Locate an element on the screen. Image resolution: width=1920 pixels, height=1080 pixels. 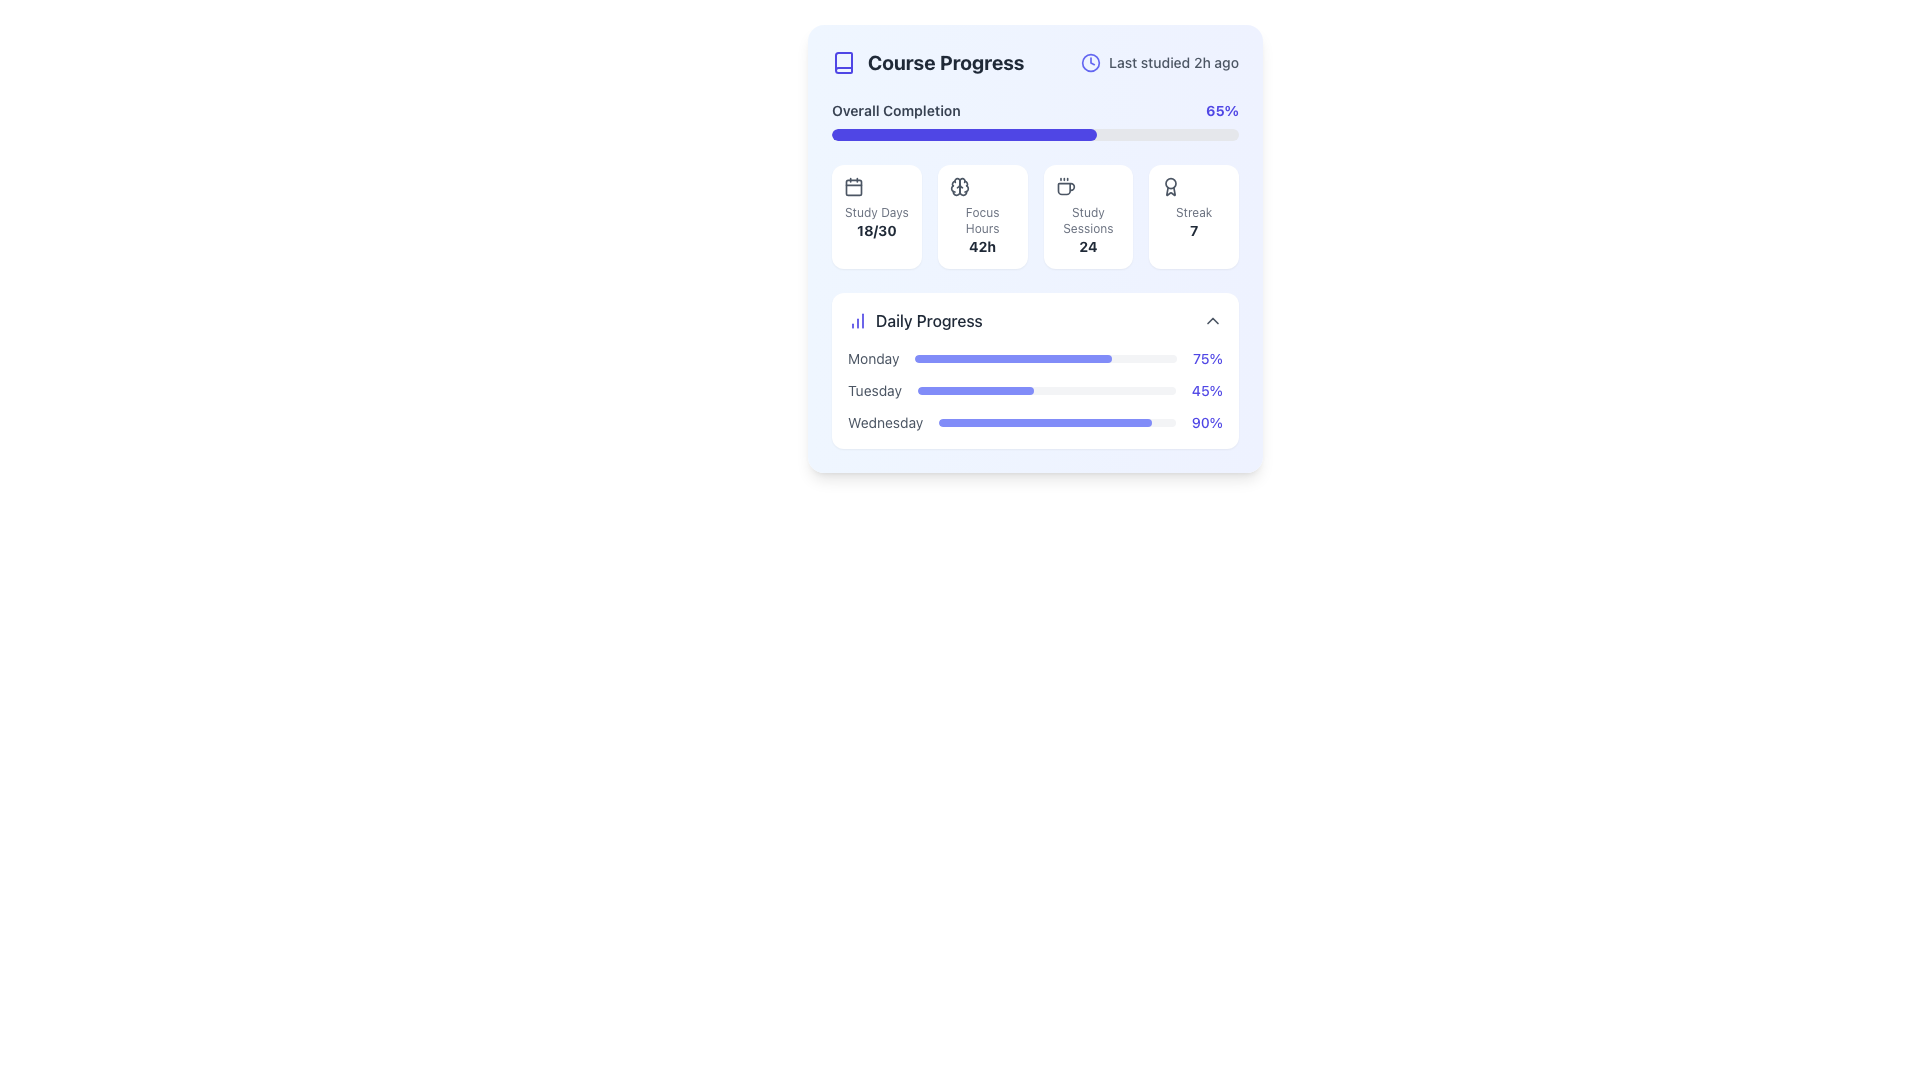
the filled portion of the Progress Bar, which is indigo colored and represents 65% completion, located below the 'Overall Completion' text in the 'Course Progress' section is located at coordinates (964, 135).